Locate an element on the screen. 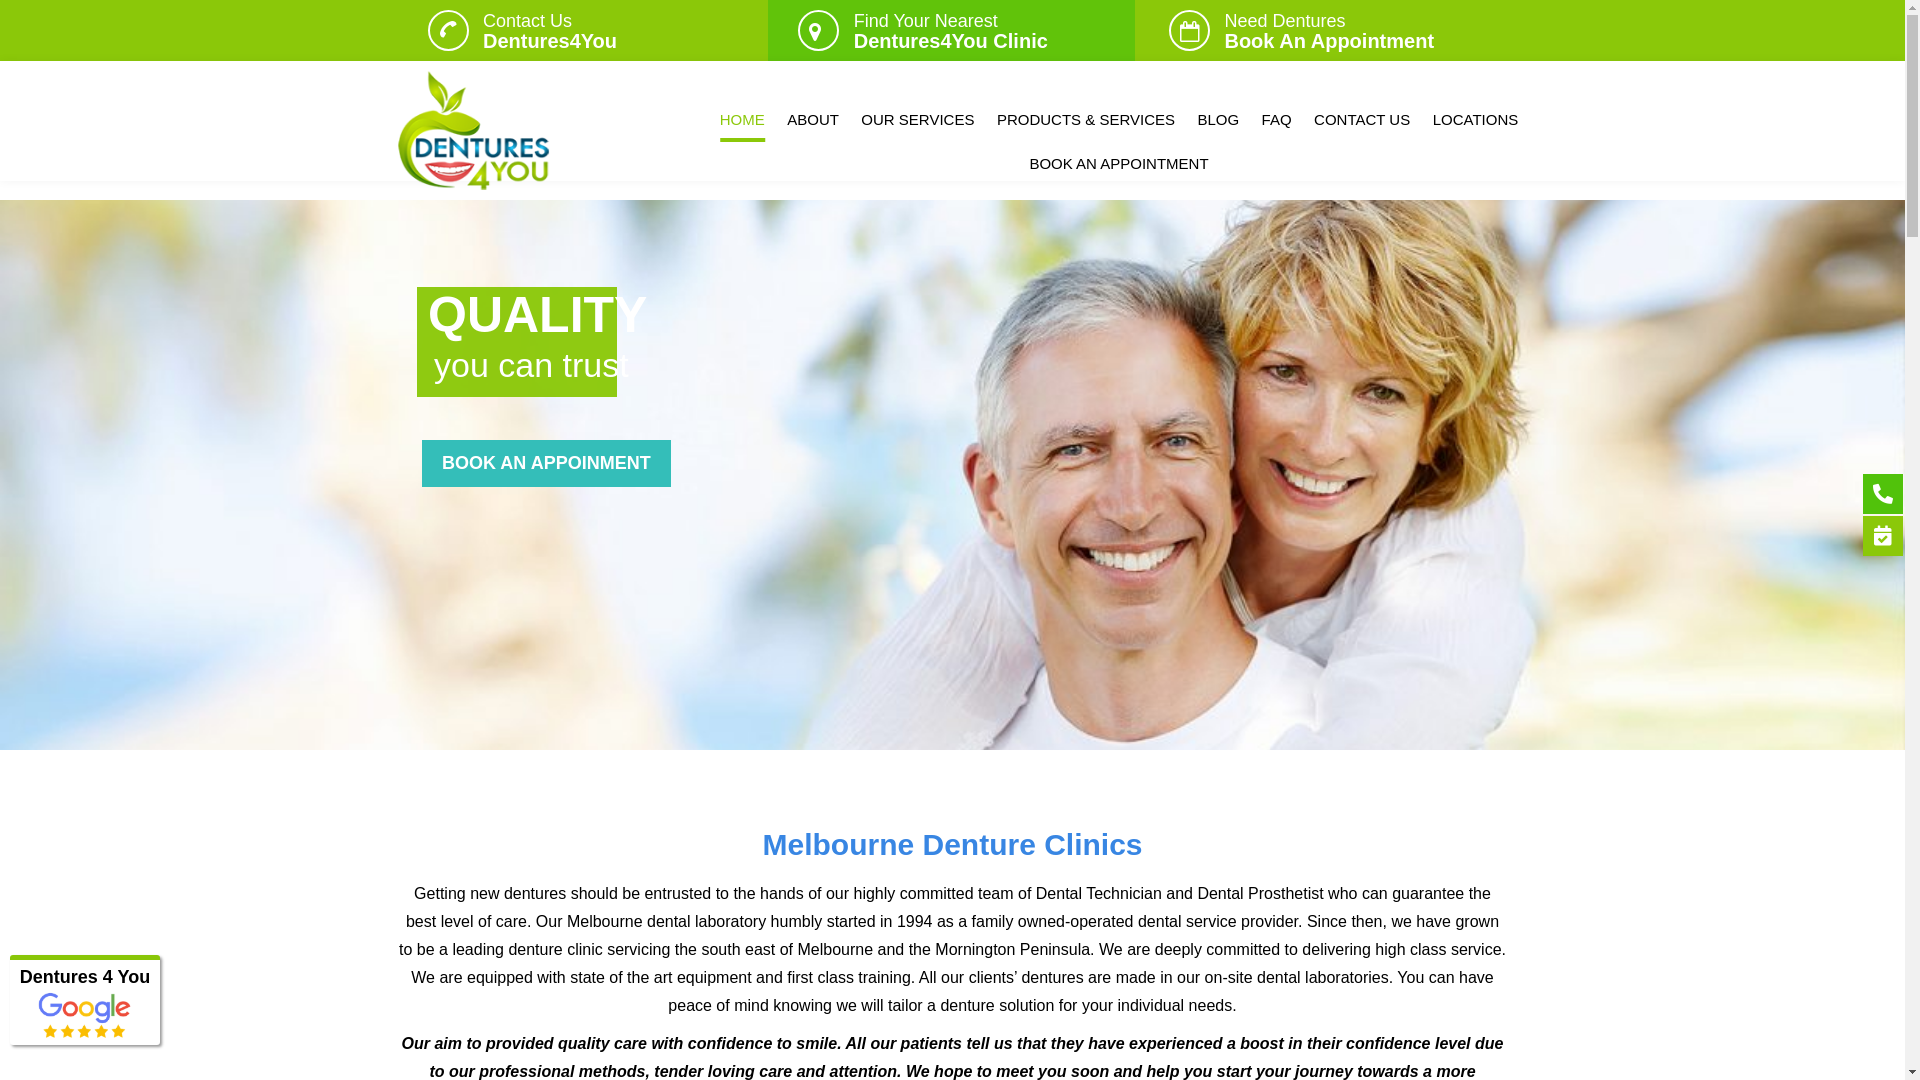  'Dentures 4 You' is located at coordinates (84, 975).